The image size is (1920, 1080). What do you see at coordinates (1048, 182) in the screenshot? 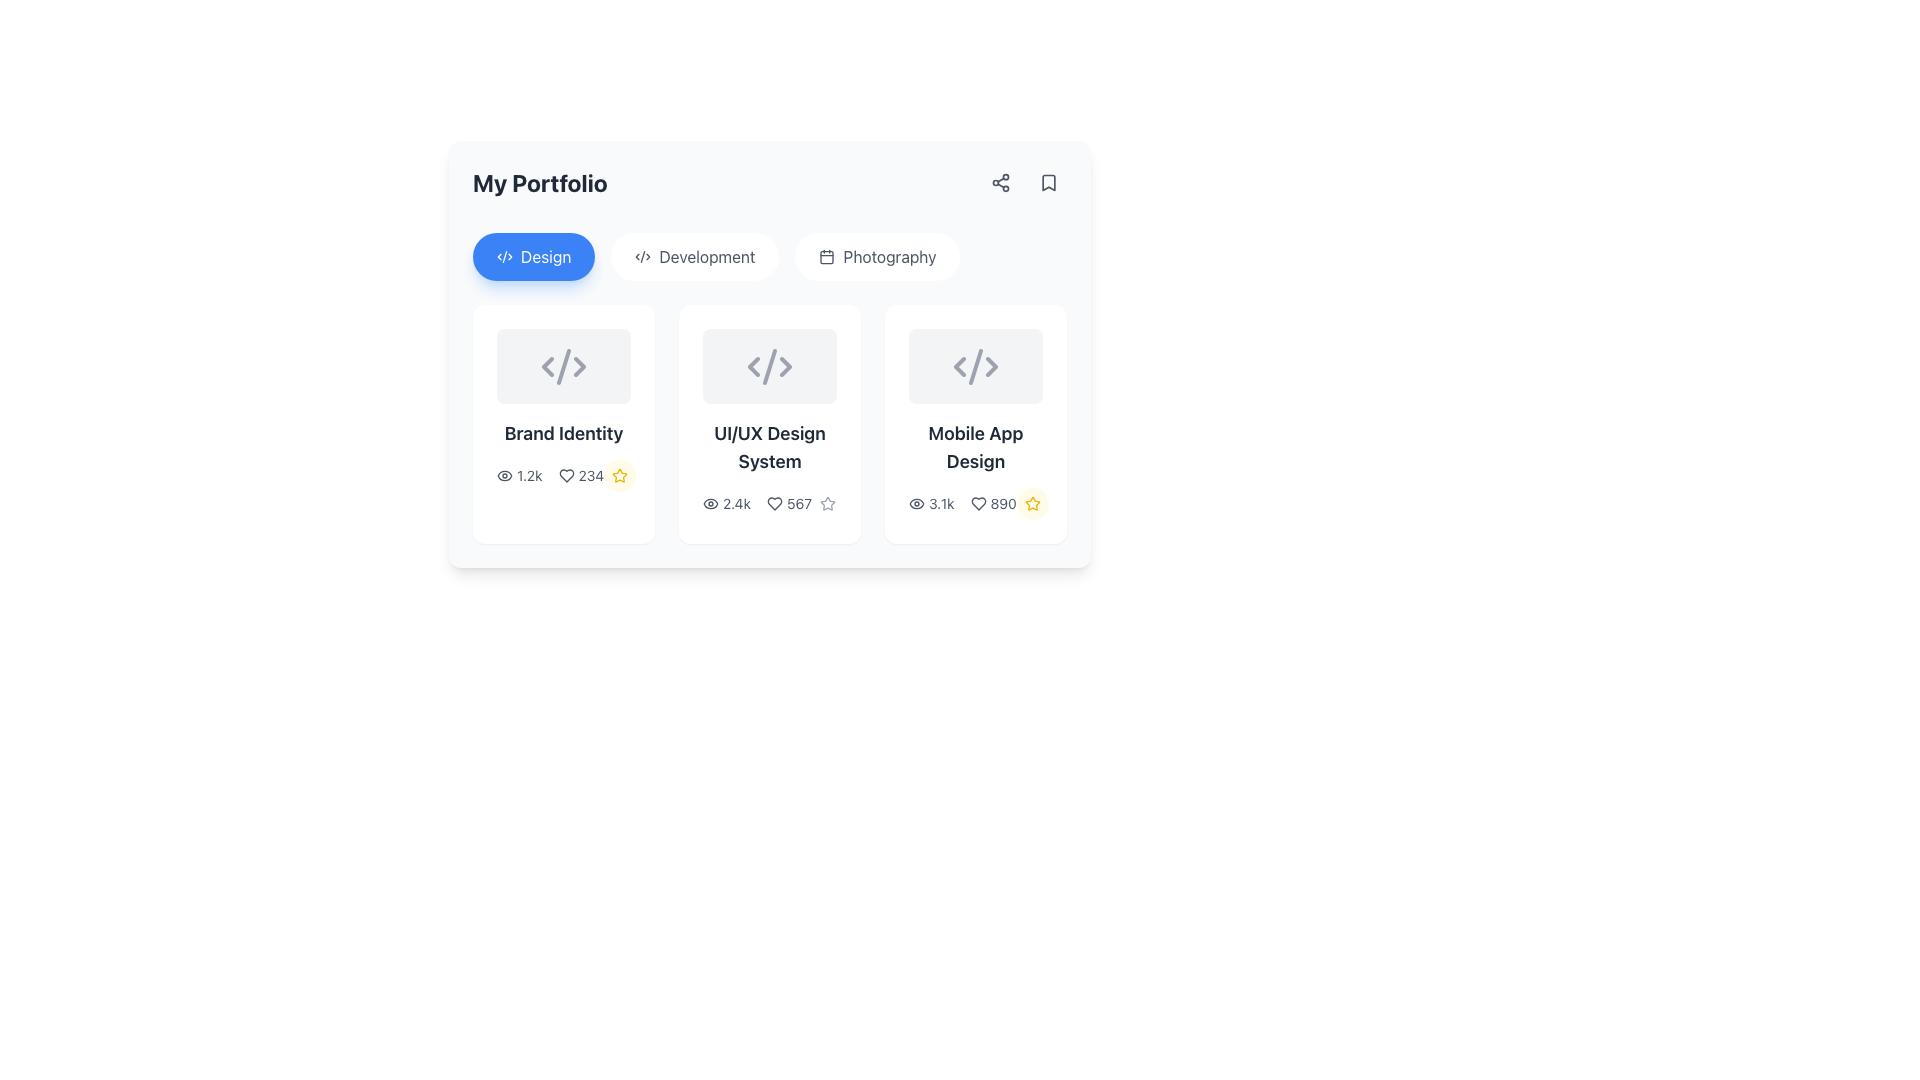
I see `the rightmost bookmark button with an SVG icon in the 'My Portfolio' section to bookmark the portfolio` at bounding box center [1048, 182].